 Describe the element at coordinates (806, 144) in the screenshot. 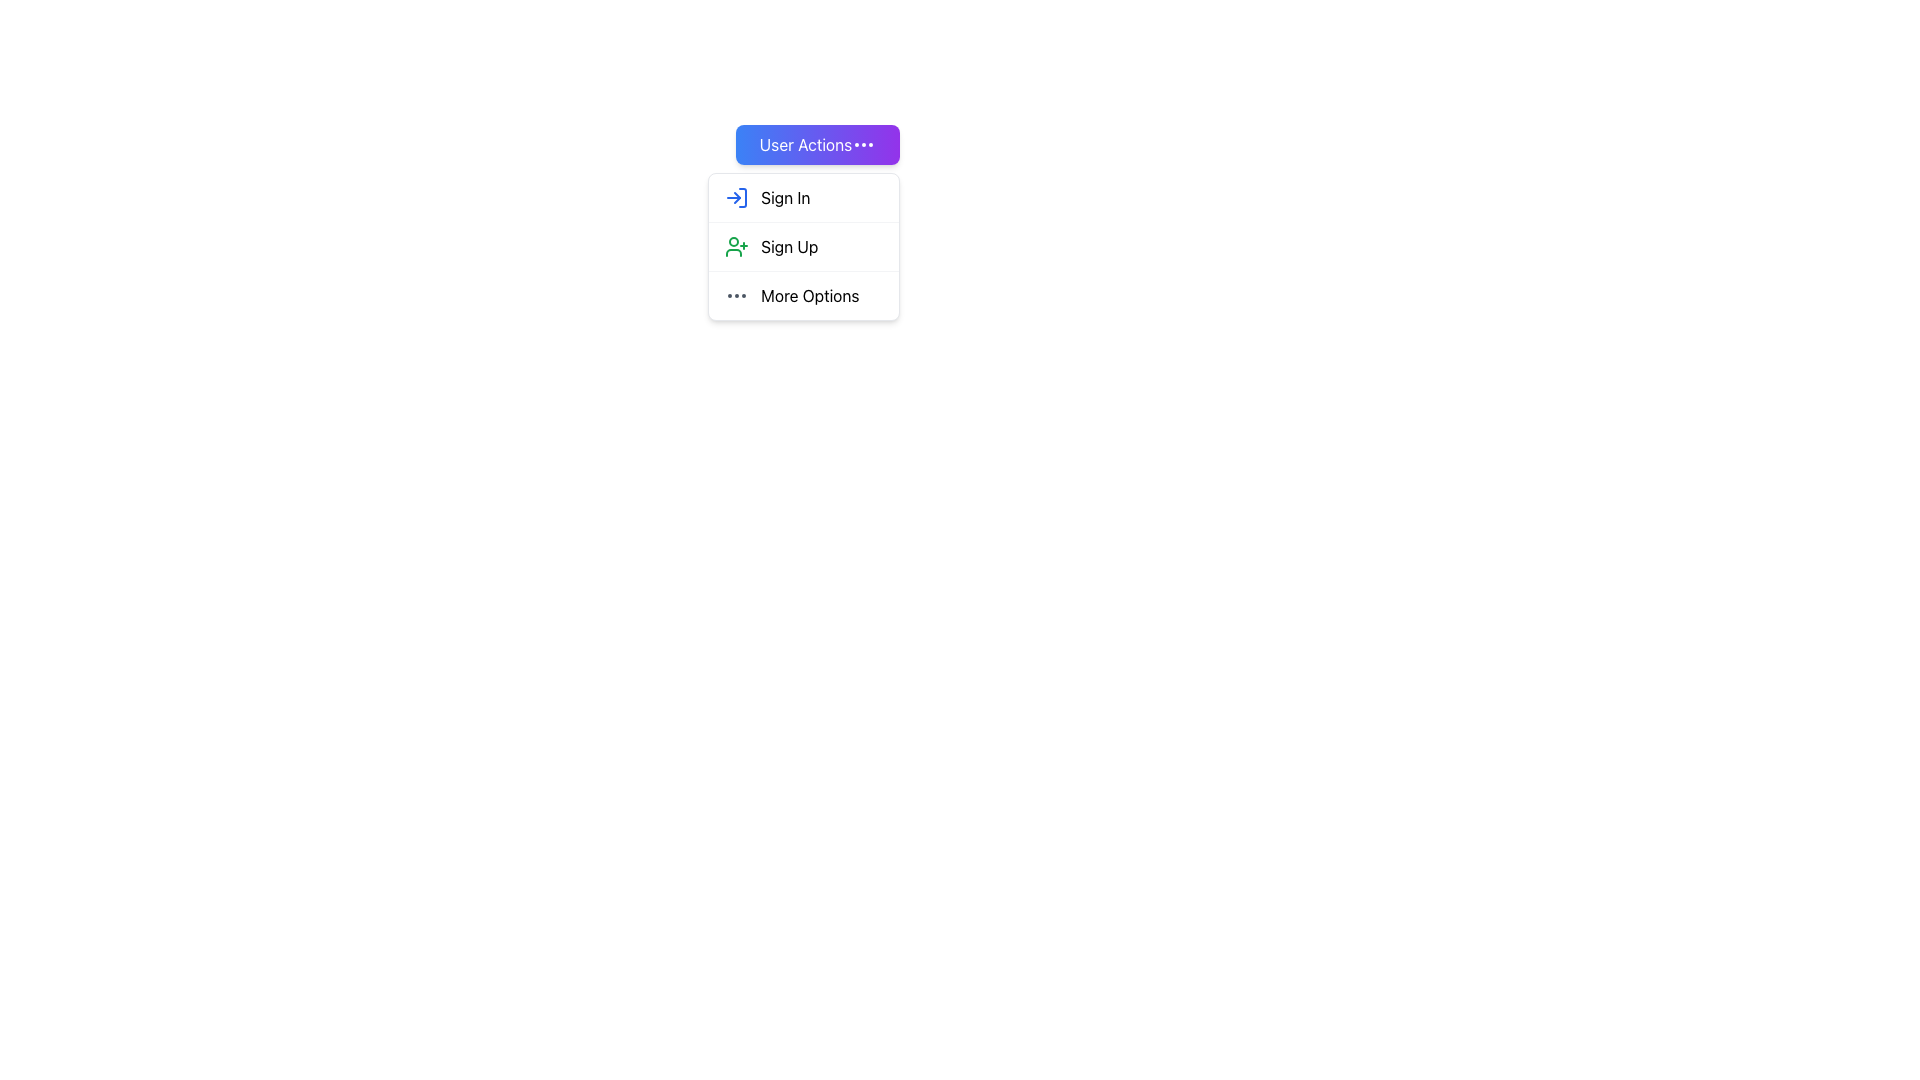

I see `the text displayed on the text label located at the top center of the rounded rectangular button` at that location.